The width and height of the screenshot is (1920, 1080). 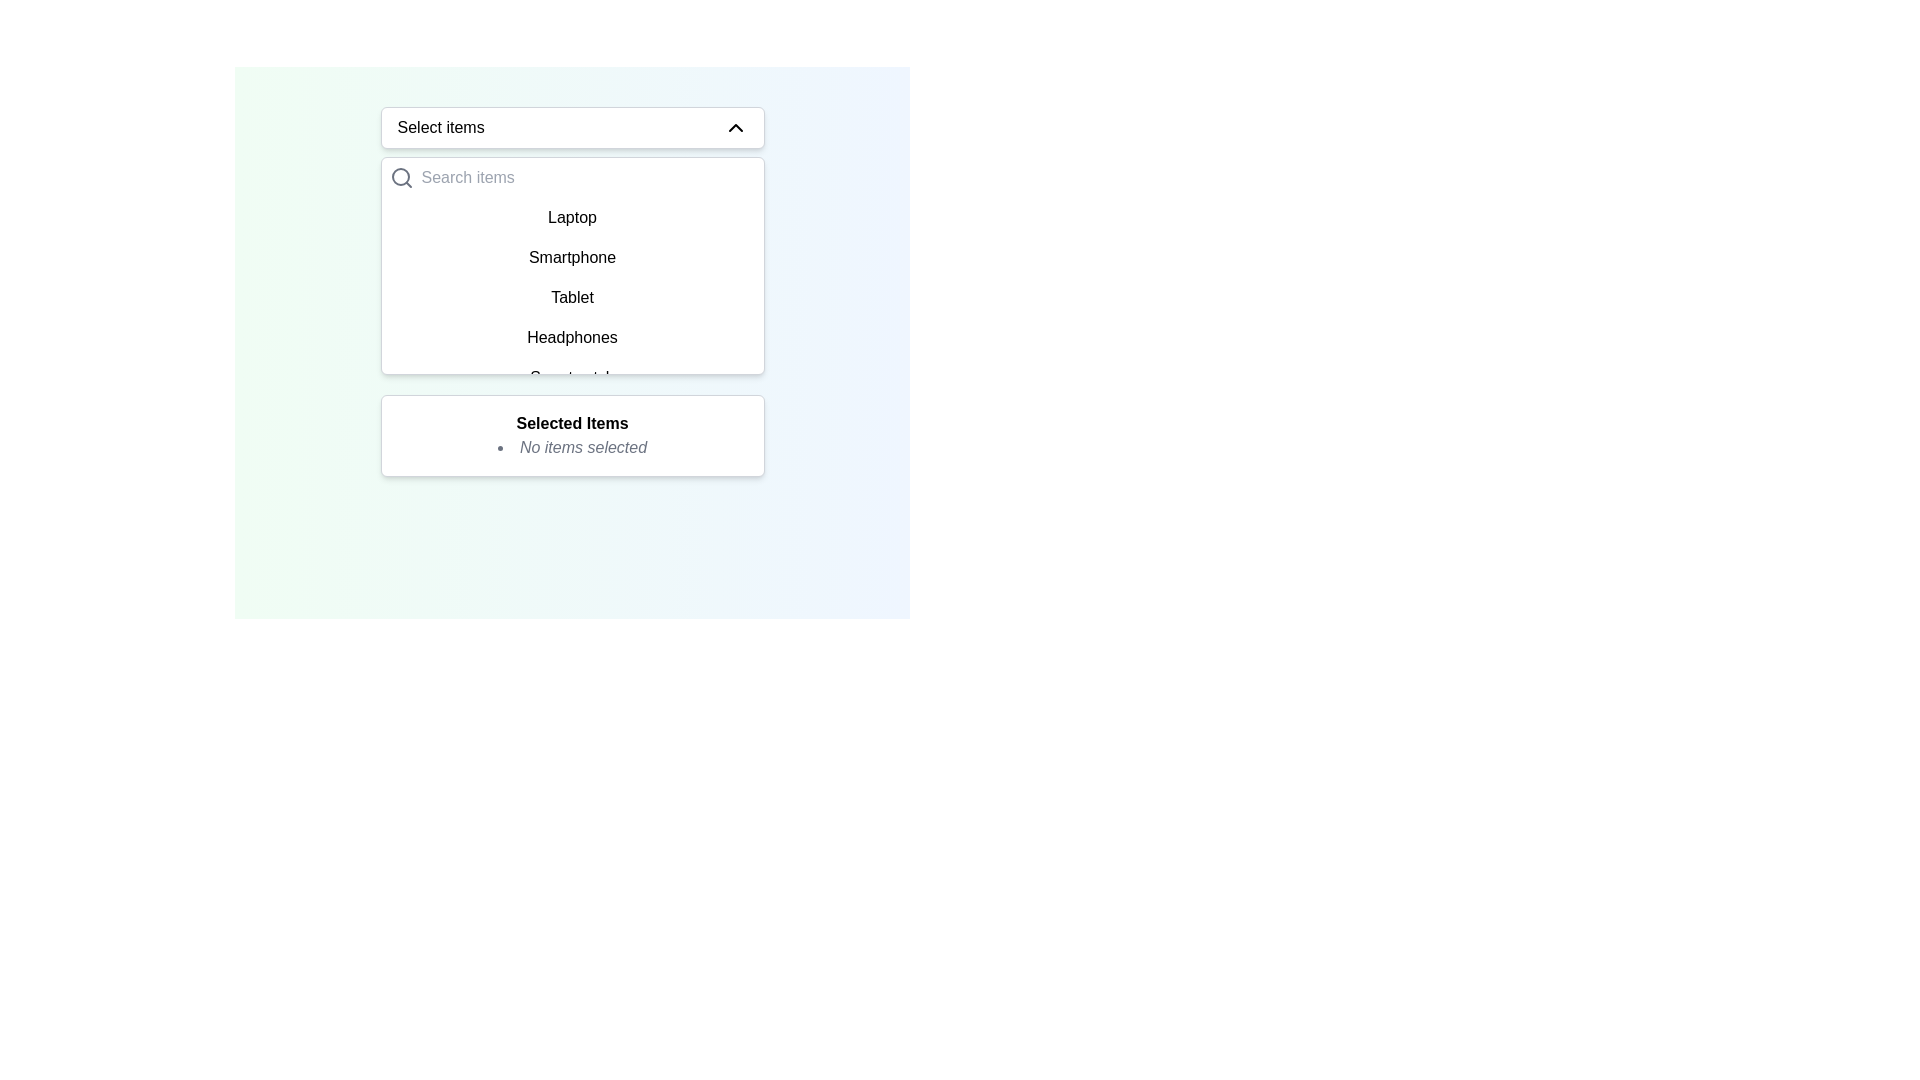 I want to click on the toggle icon on the far right of the dropdown menu header, so click(x=734, y=127).